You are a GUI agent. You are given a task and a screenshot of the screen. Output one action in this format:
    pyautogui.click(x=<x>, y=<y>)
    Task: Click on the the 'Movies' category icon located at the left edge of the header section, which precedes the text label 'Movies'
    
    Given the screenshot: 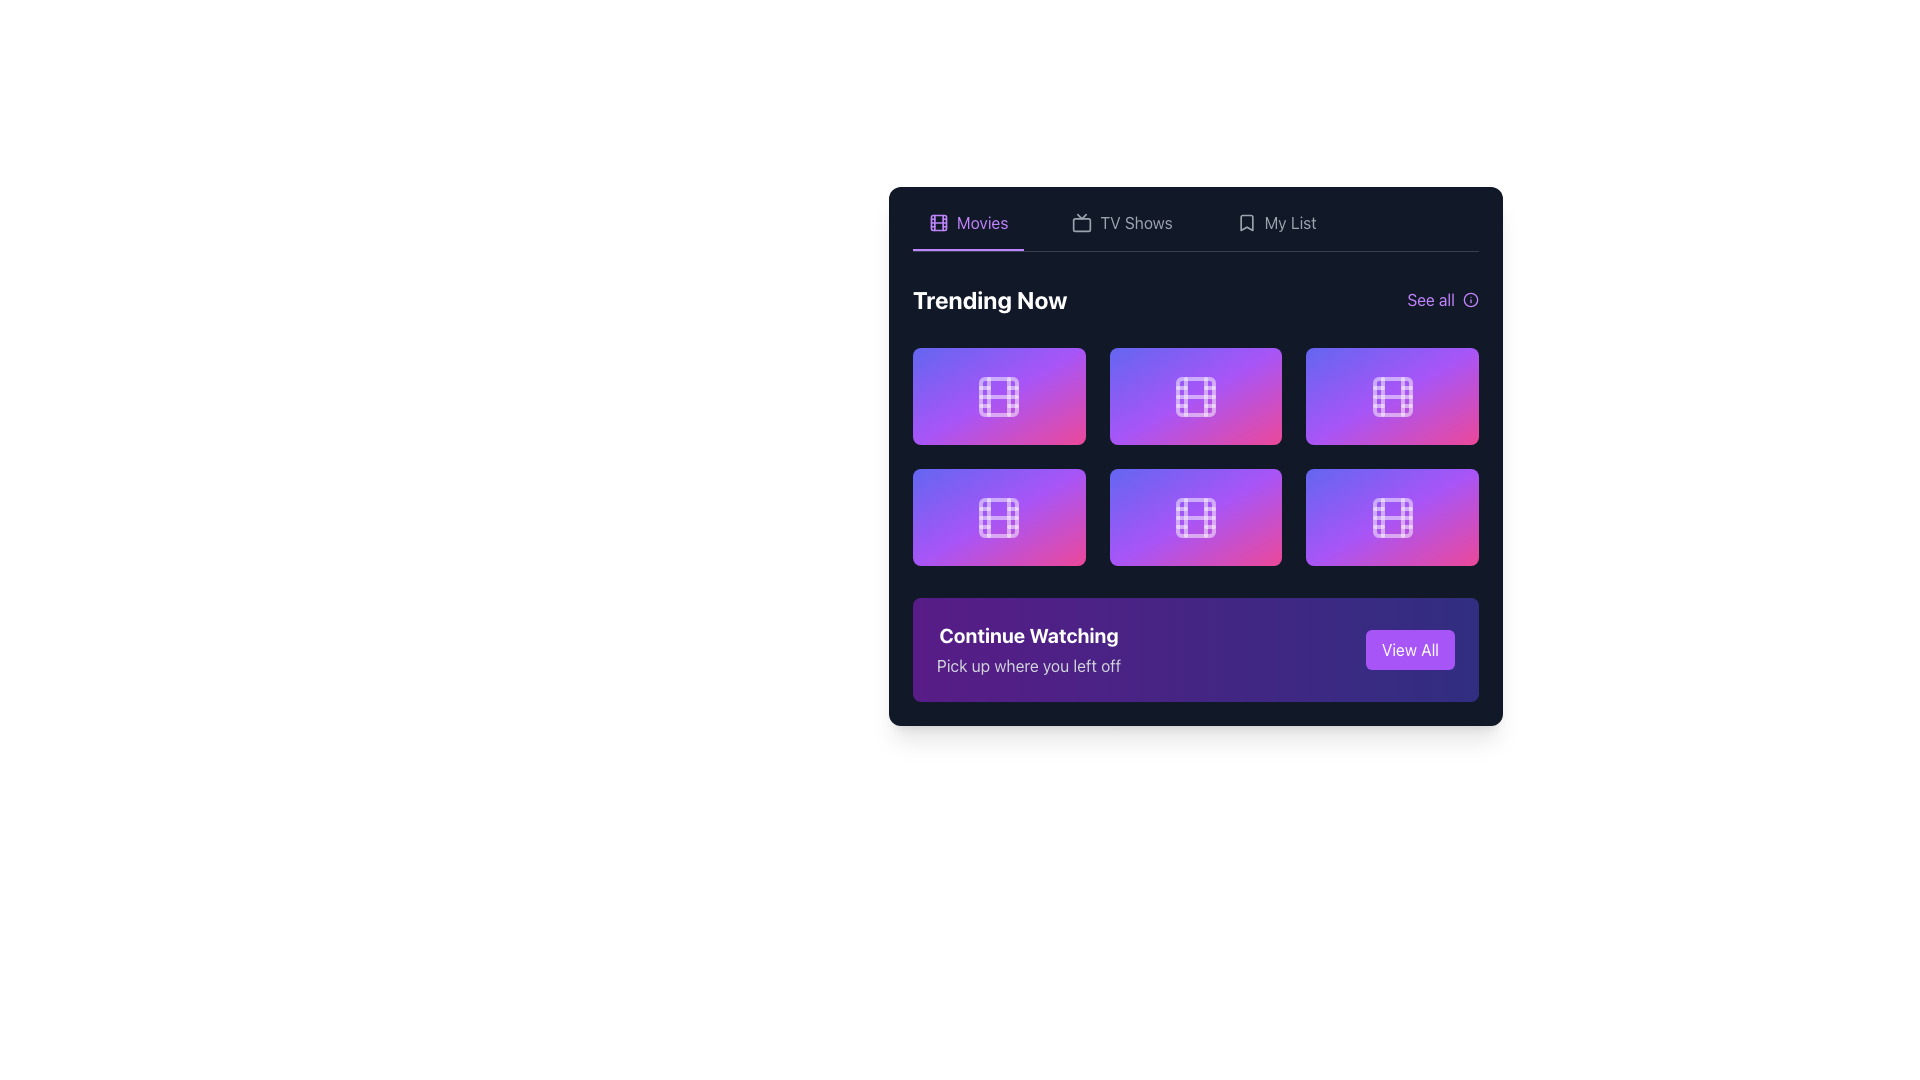 What is the action you would take?
    pyautogui.click(x=938, y=223)
    